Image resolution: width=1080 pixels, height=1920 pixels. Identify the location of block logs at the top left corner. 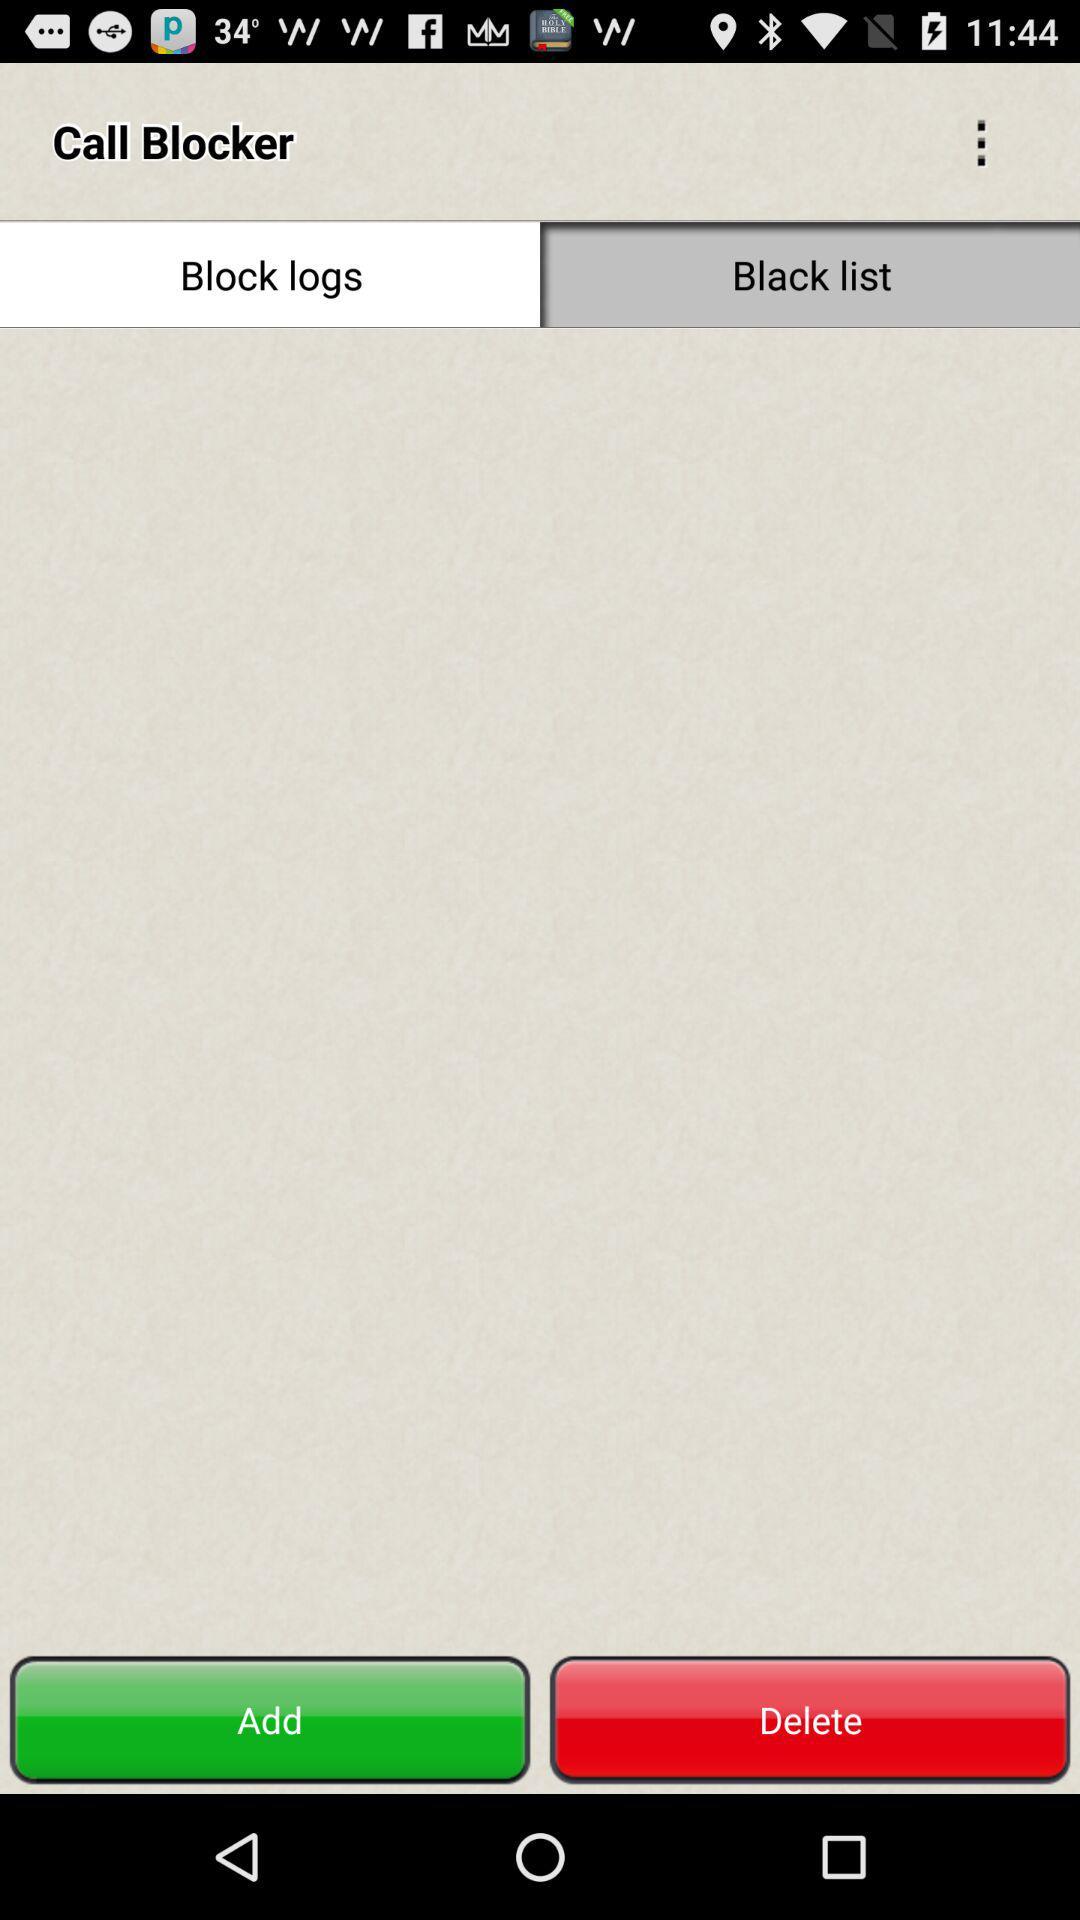
(270, 273).